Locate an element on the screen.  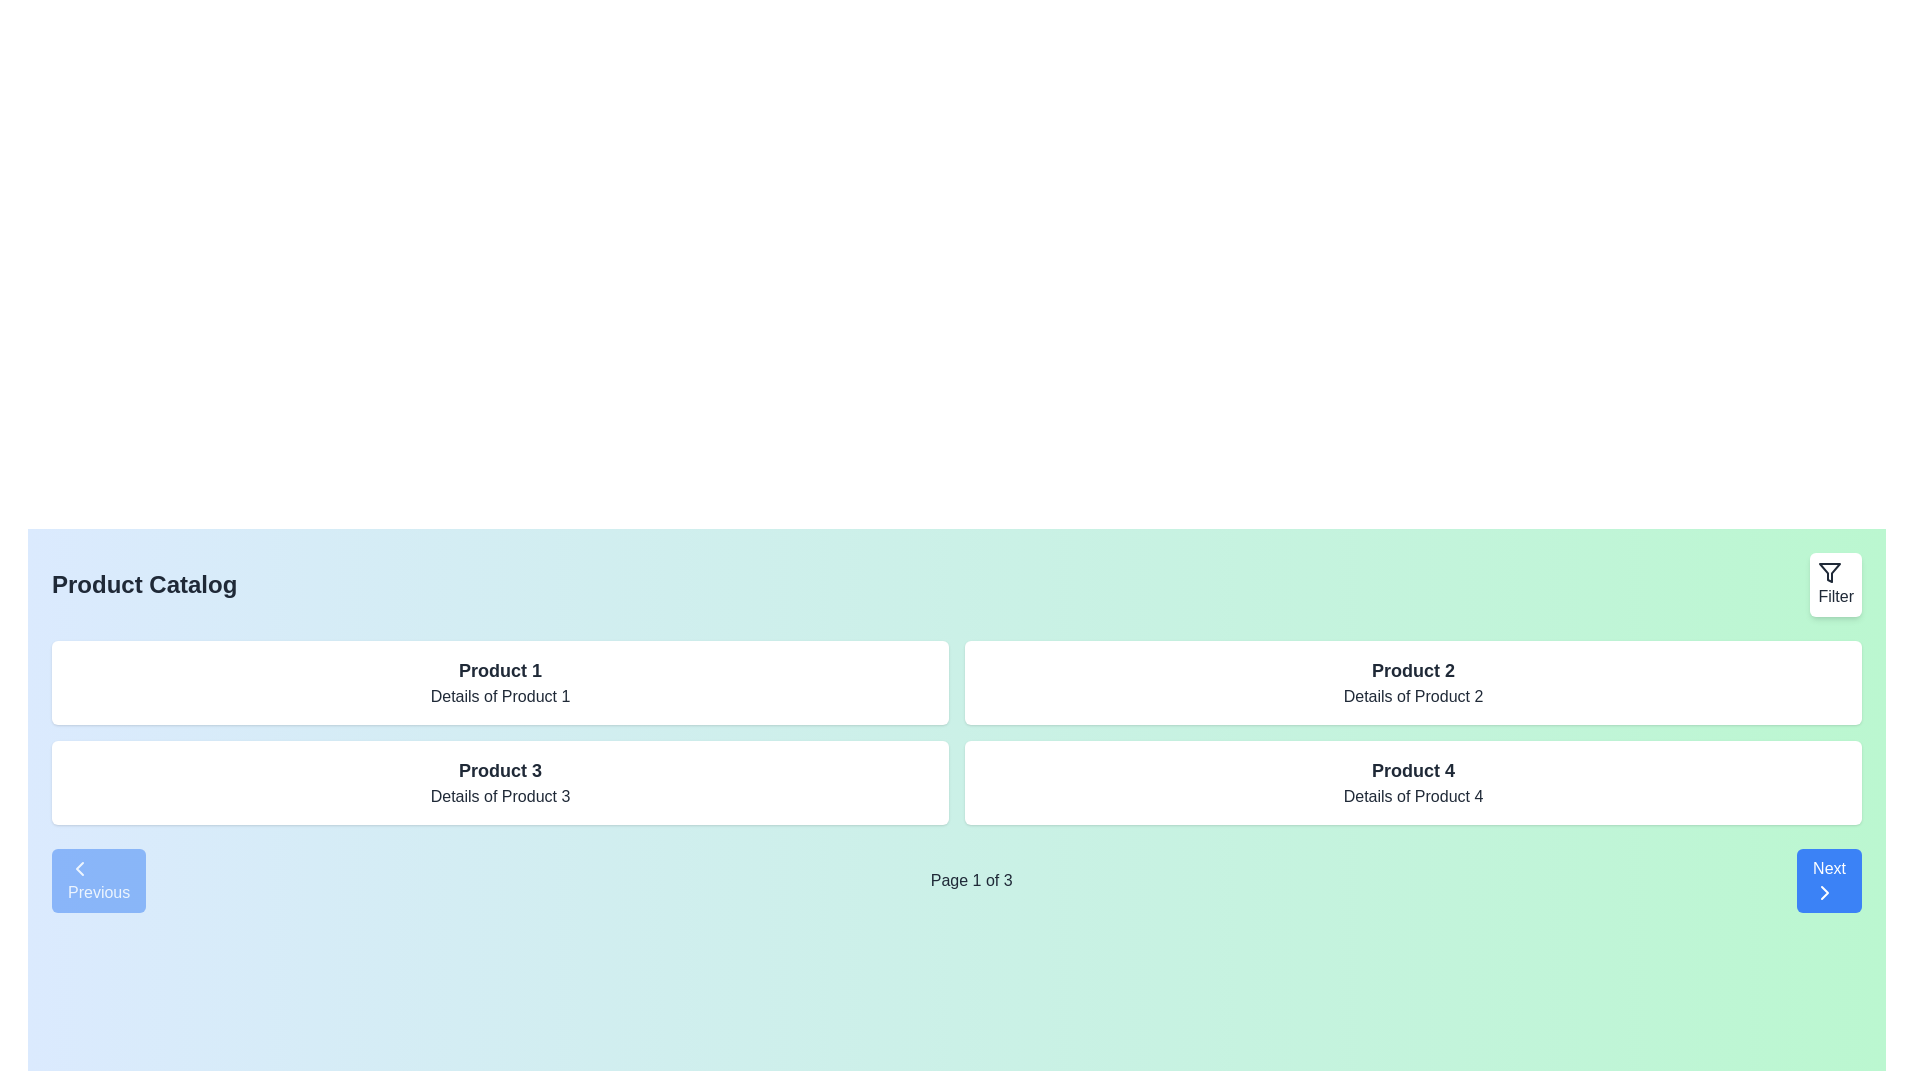
the SVG chevron icon representing the next page navigation indicator located within the 'Next' button at the bottom-right corner of the interface is located at coordinates (1825, 892).